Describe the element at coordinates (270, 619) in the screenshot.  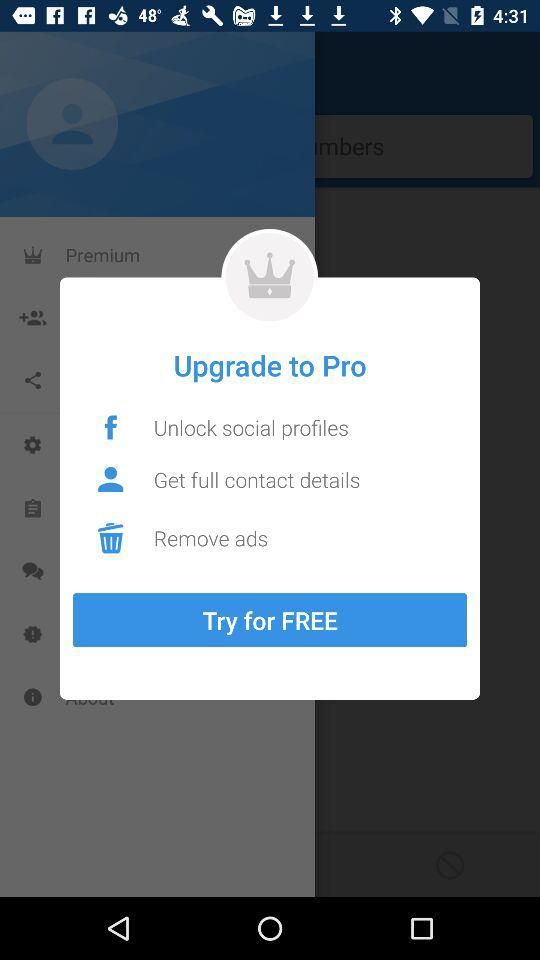
I see `icon below remove ads` at that location.